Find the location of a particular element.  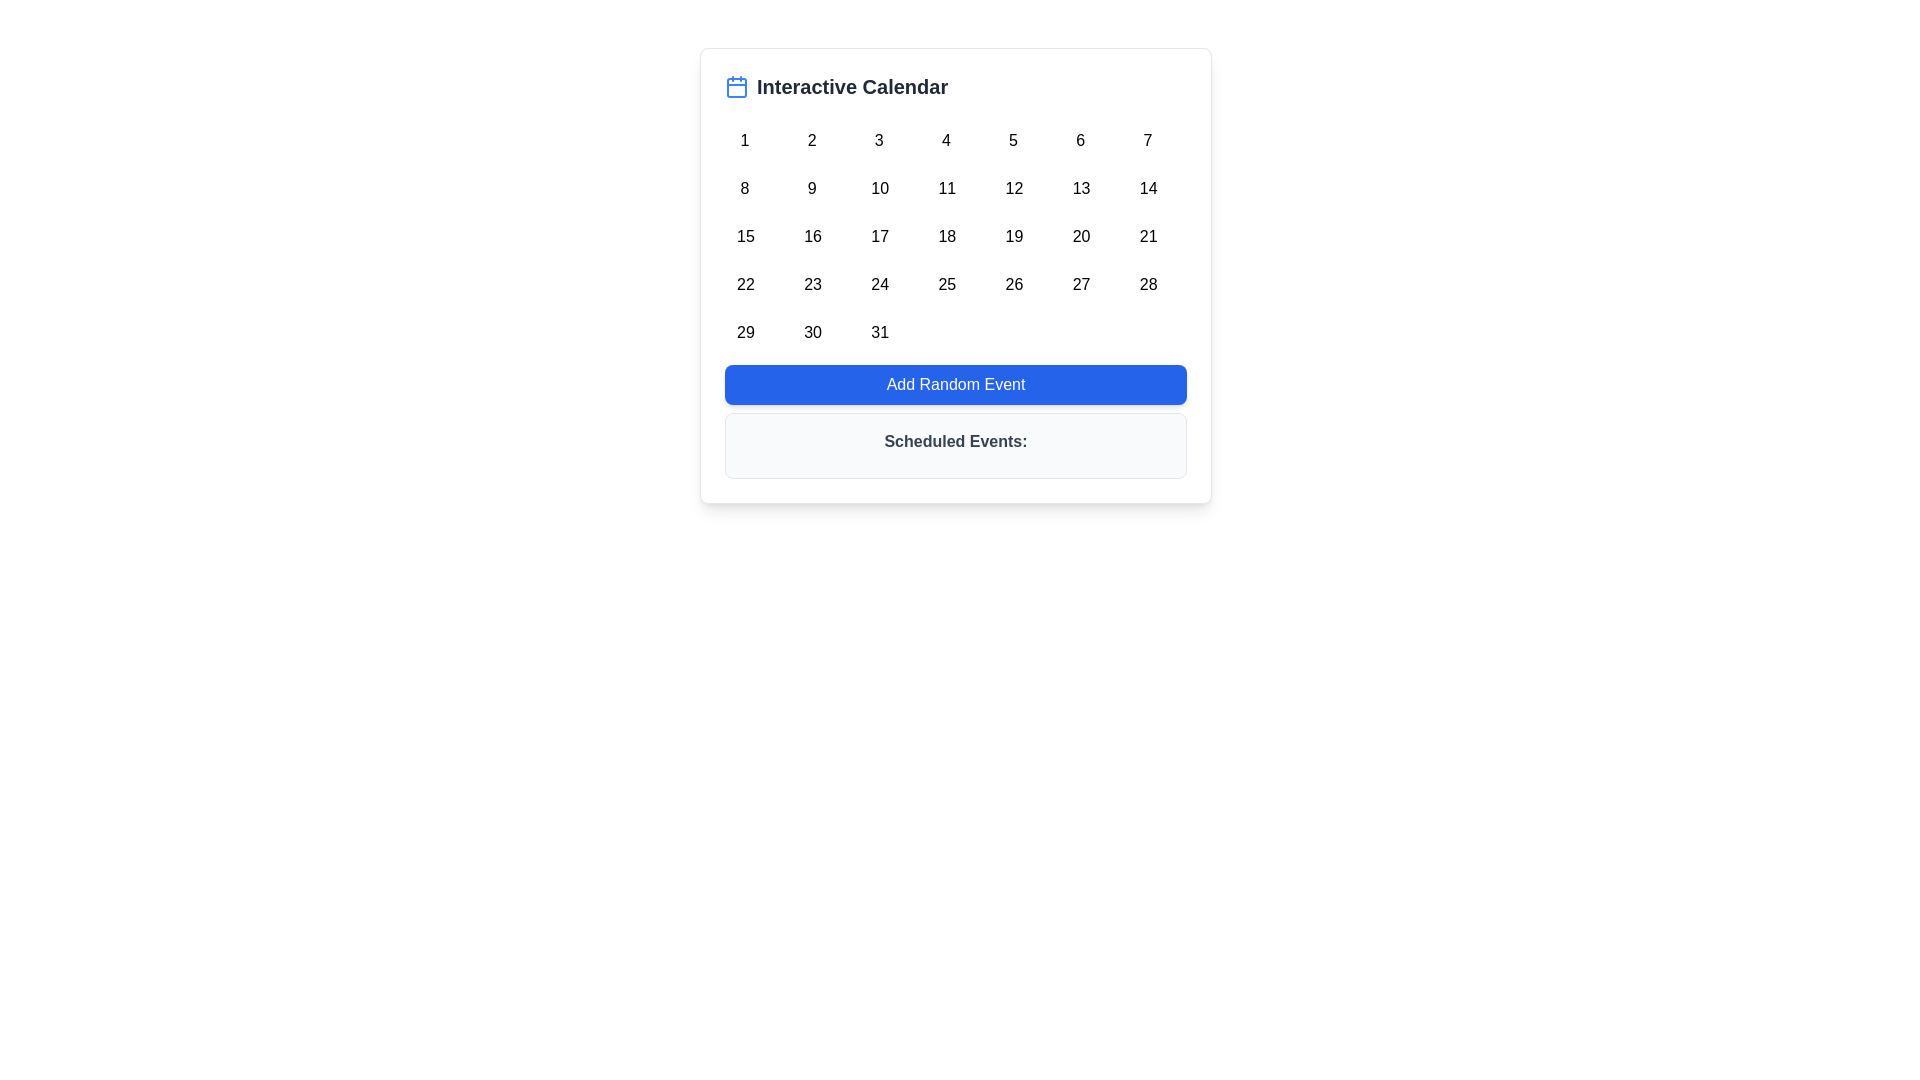

the selectable calendar day button for the date '28' to change its background color is located at coordinates (1147, 281).